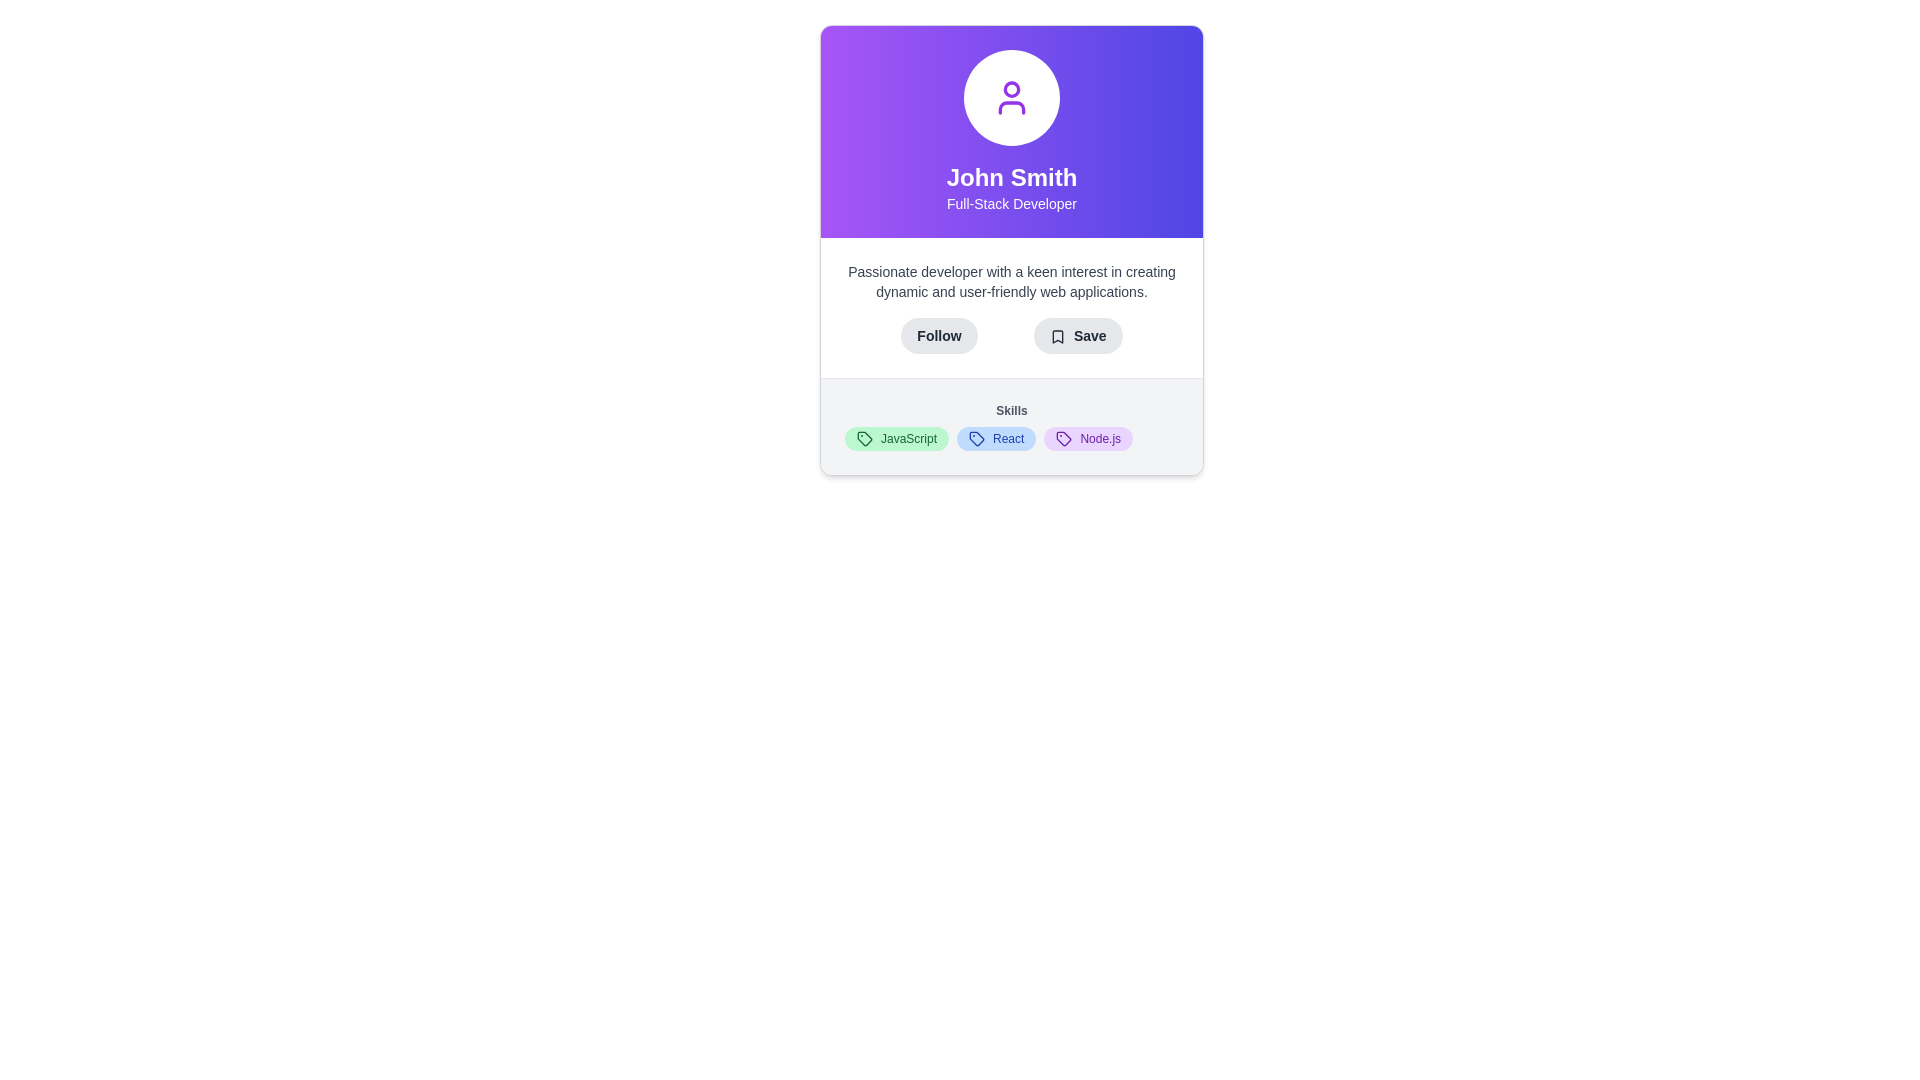  Describe the element at coordinates (977, 438) in the screenshot. I see `the icon representing a tag located in the 'Skills' section, positioned next to the 'React' label` at that location.